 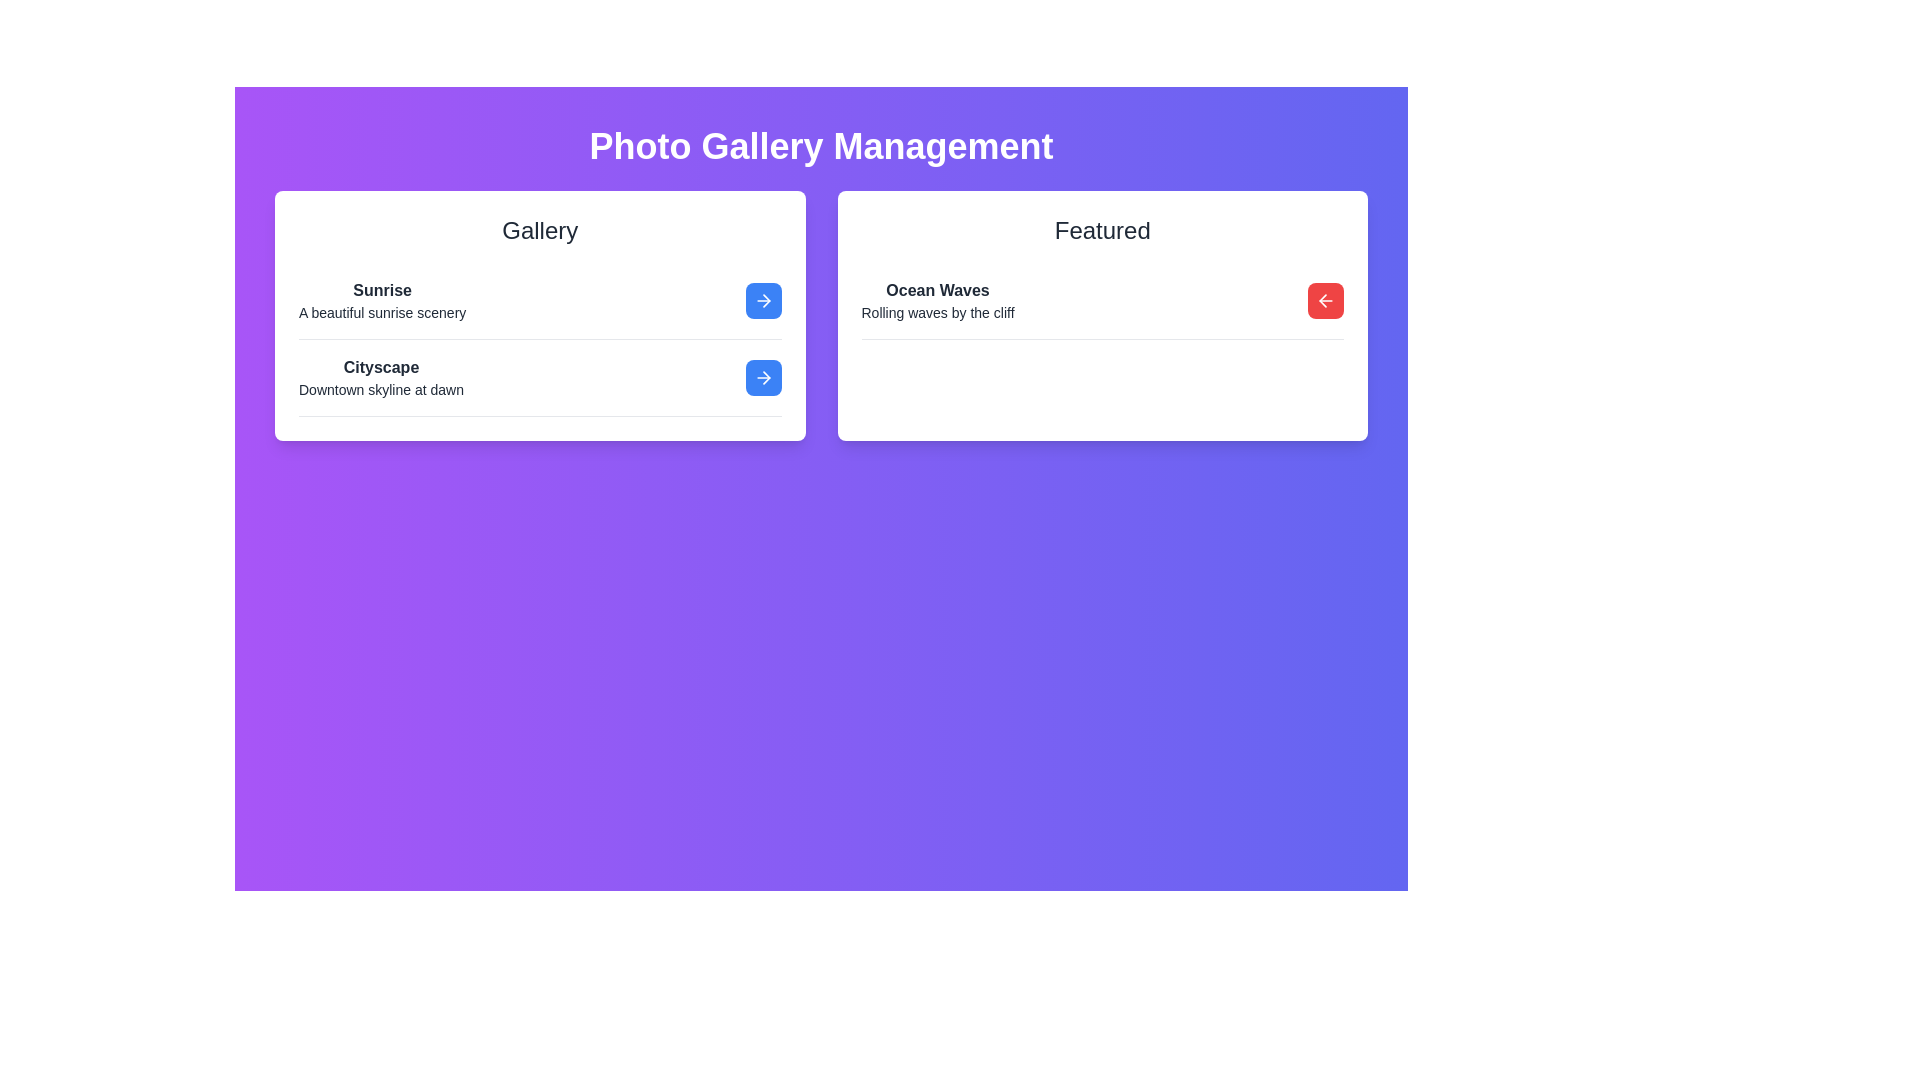 What do you see at coordinates (821, 145) in the screenshot?
I see `text of the Text header that indicates the application's purpose for managing a photo gallery, located at the top central region of the interface` at bounding box center [821, 145].